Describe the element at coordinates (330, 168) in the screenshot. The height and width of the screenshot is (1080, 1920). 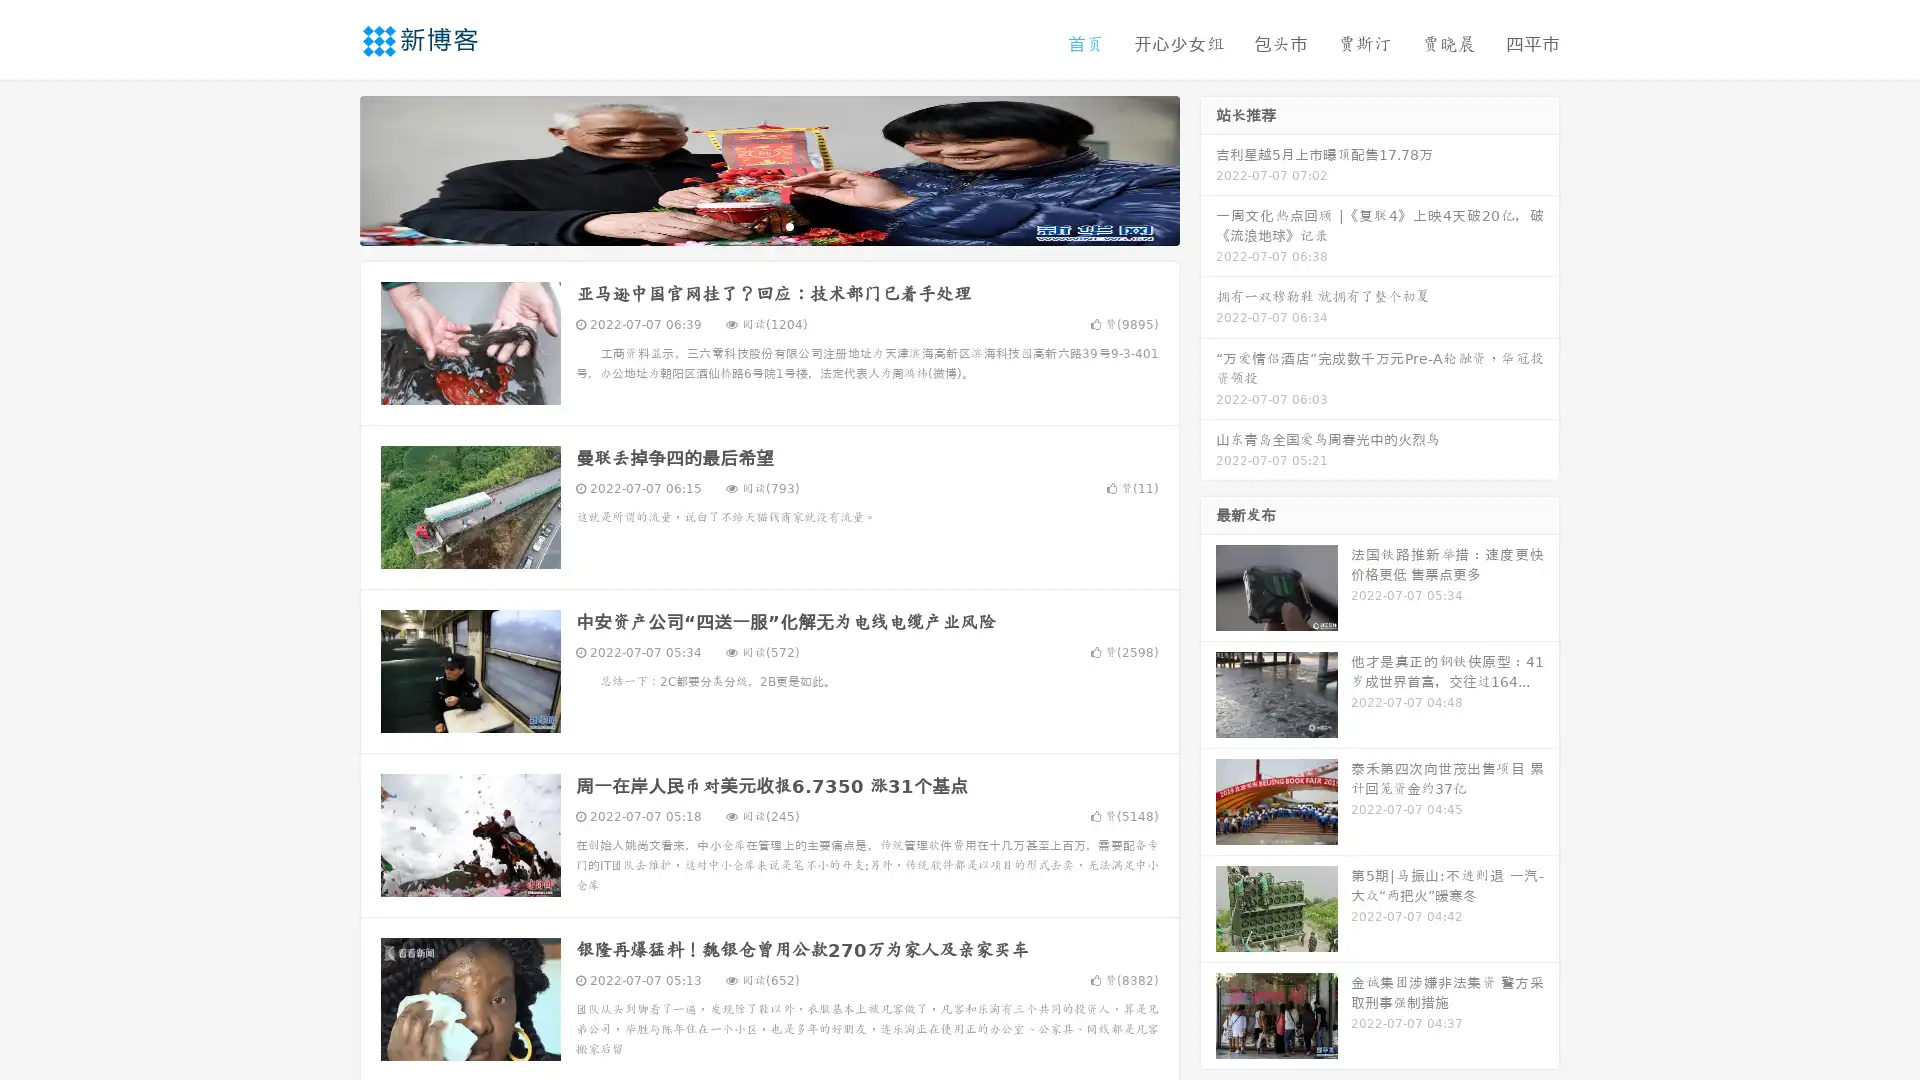
I see `Previous slide` at that location.